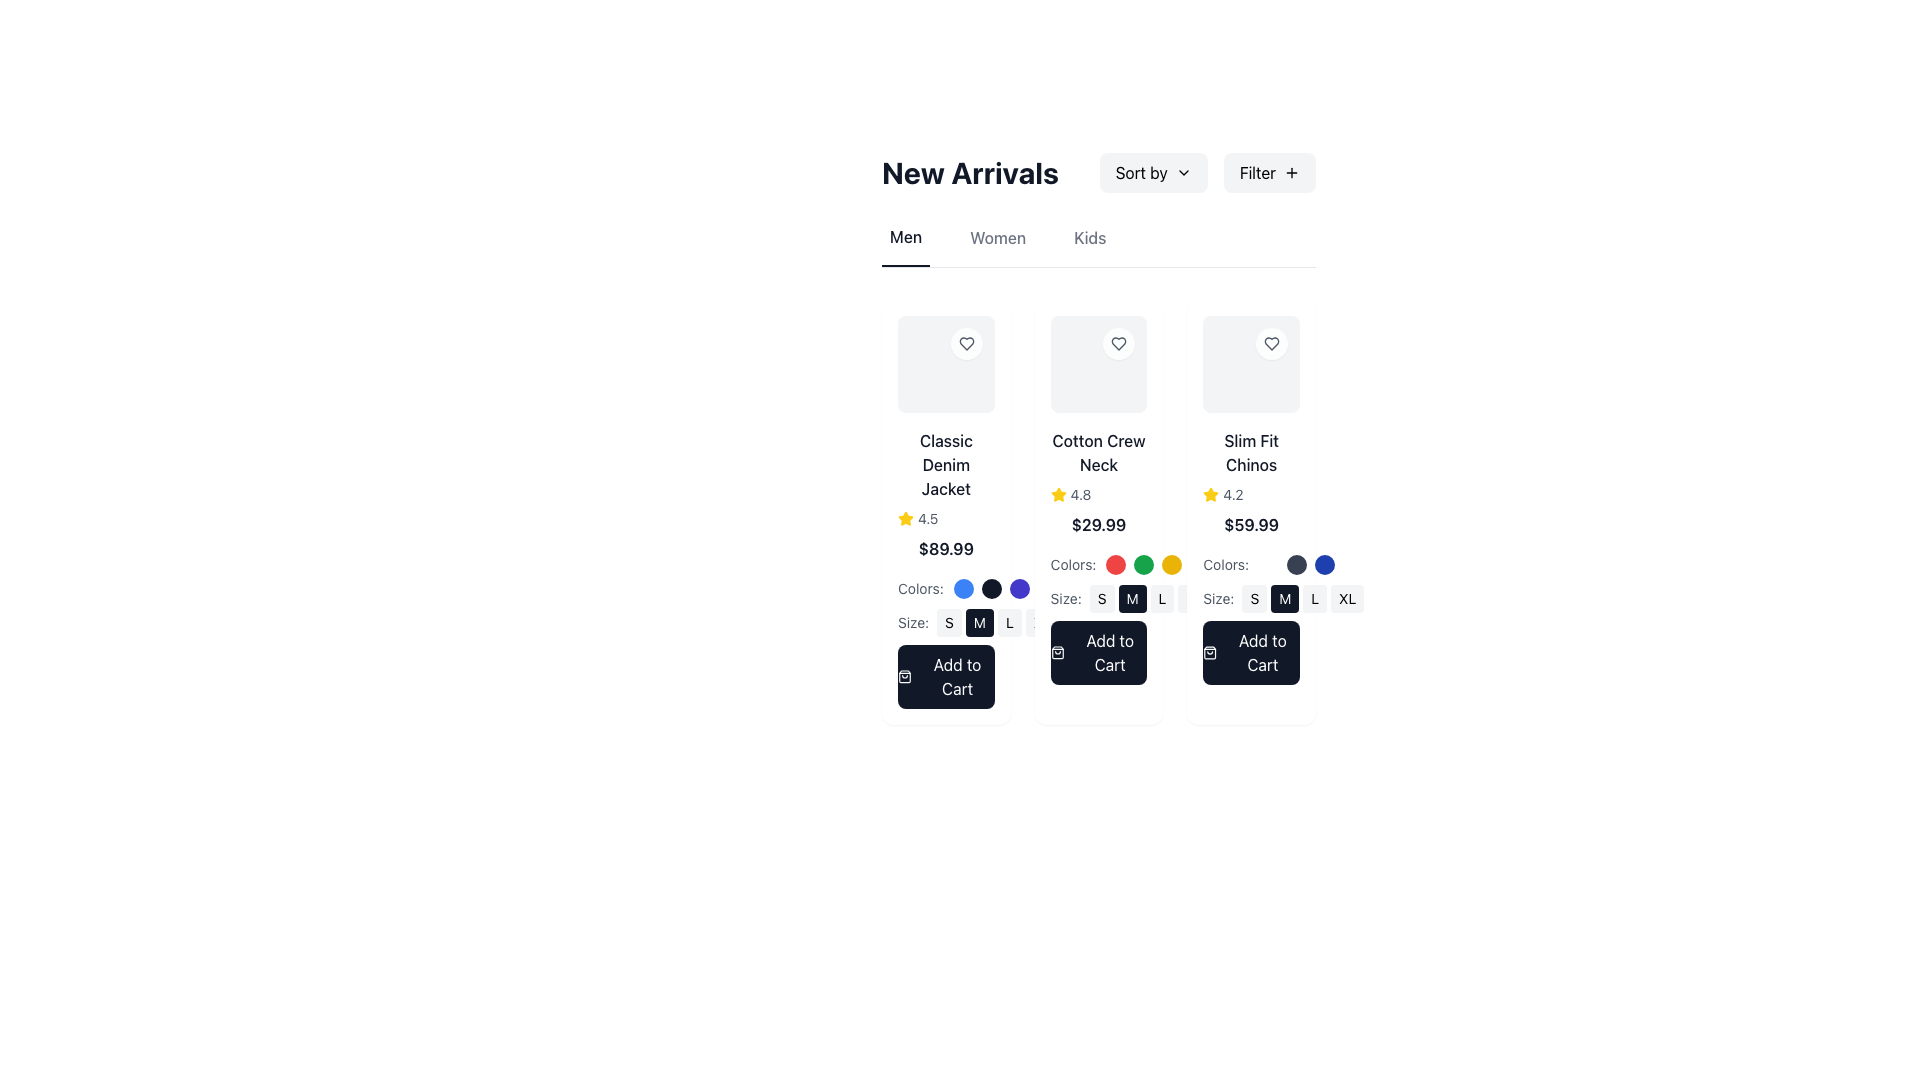 The width and height of the screenshot is (1920, 1080). Describe the element at coordinates (1271, 342) in the screenshot. I see `the favorite icon button located in the top-right corner of the 'Slim Fit Chinos' product card` at that location.